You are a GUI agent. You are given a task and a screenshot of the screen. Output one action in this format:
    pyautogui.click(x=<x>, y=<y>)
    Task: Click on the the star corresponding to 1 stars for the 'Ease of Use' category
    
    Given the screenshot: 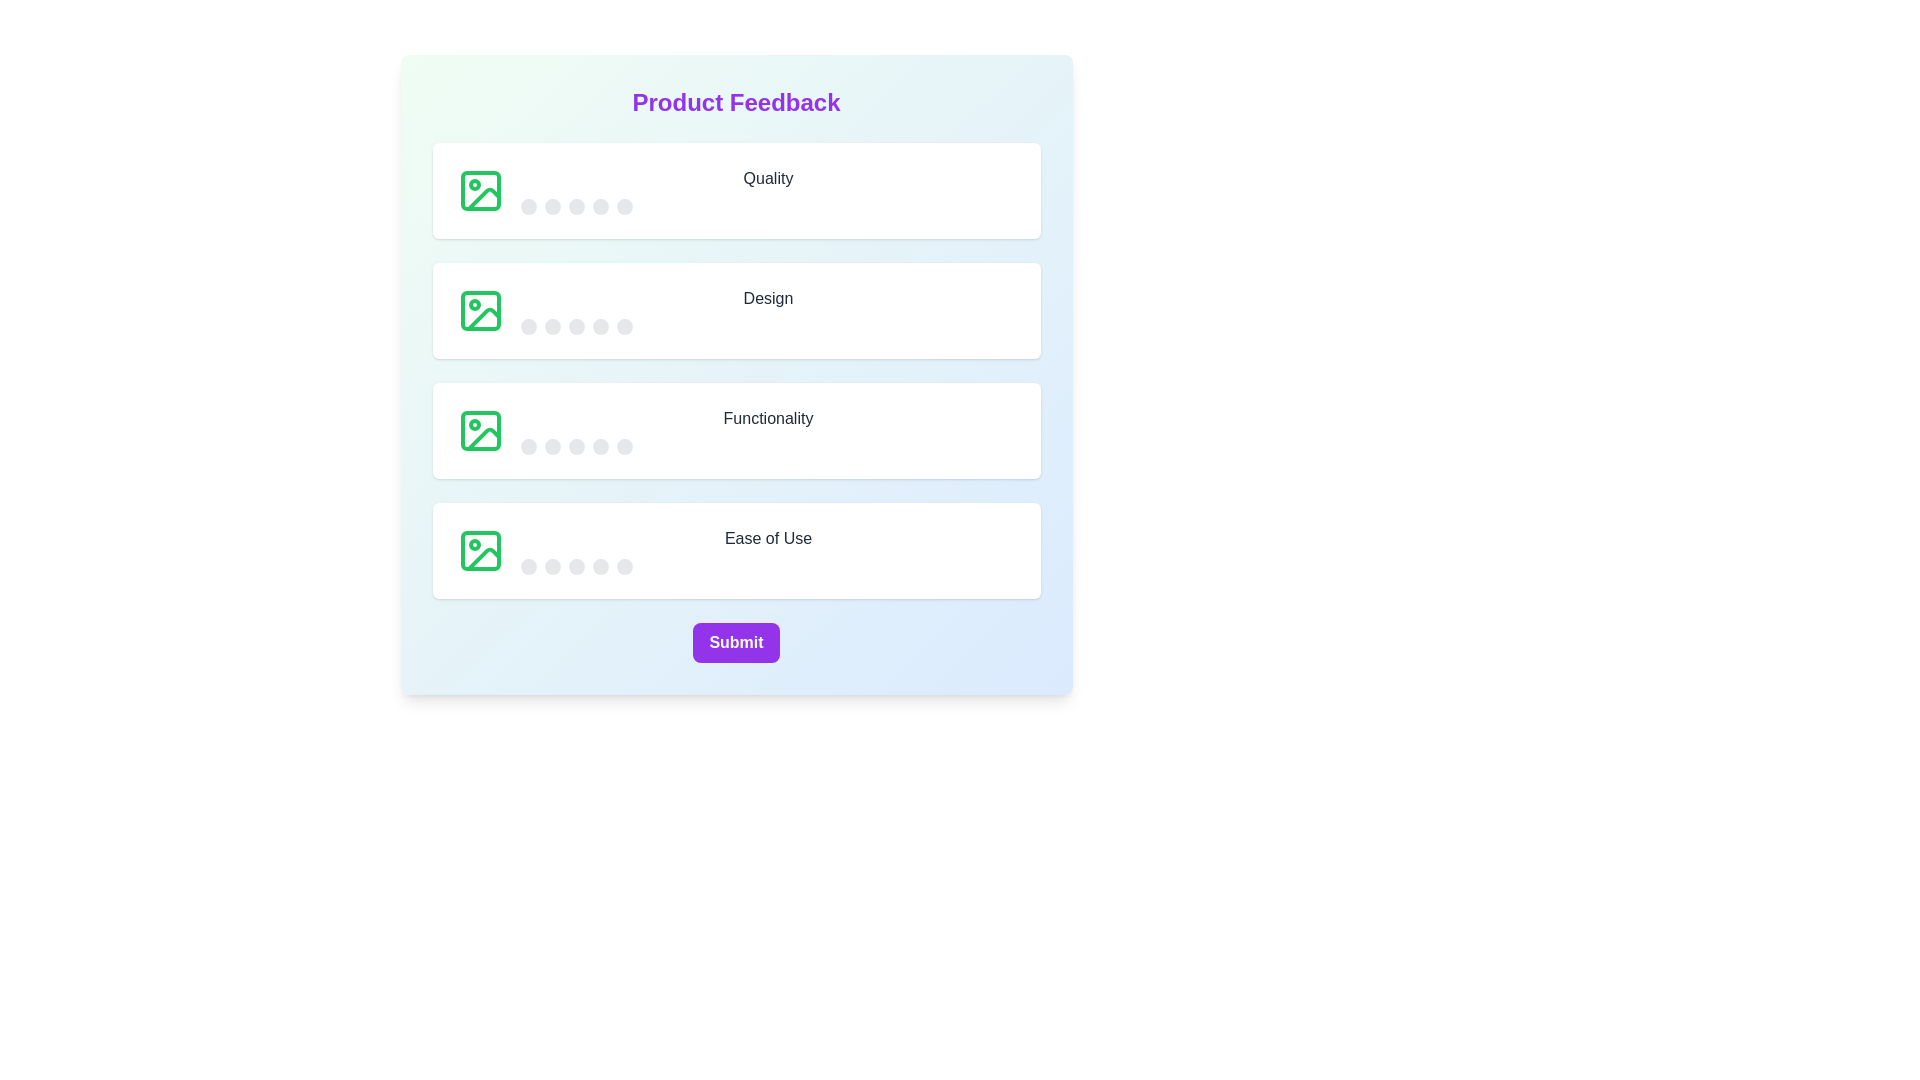 What is the action you would take?
    pyautogui.click(x=528, y=567)
    